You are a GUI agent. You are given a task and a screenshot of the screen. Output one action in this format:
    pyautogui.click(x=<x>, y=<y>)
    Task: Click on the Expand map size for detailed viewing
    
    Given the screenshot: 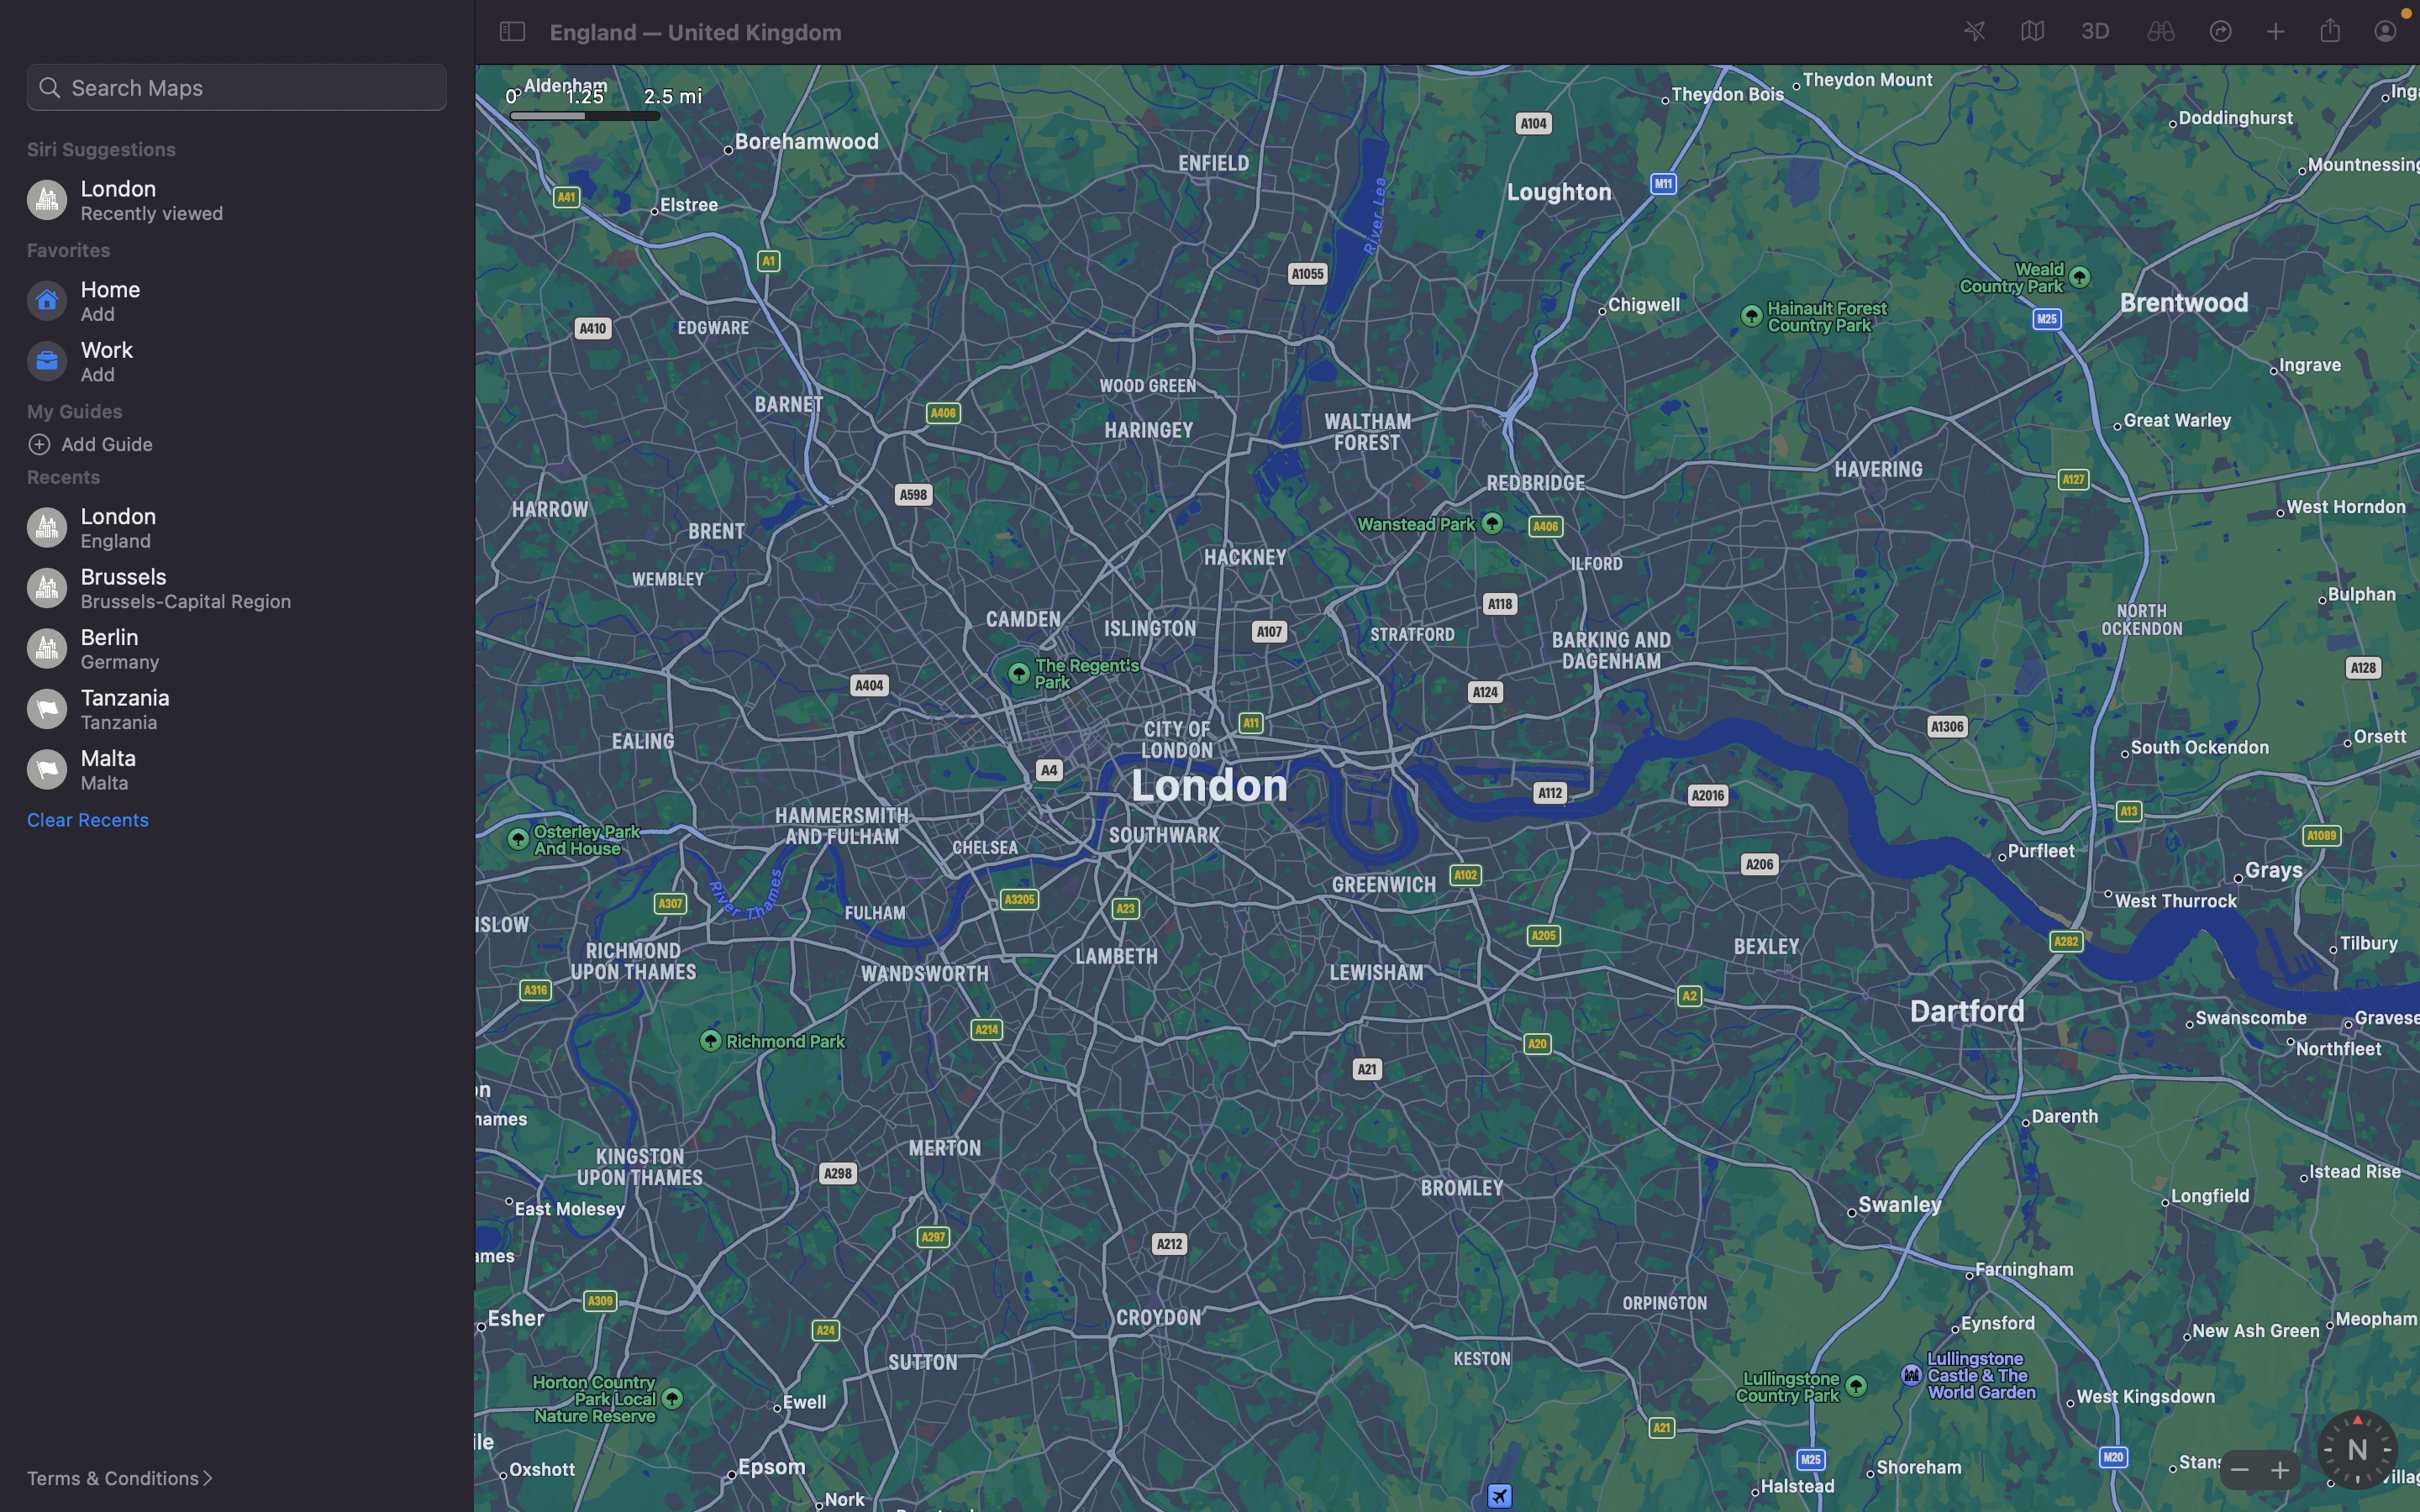 What is the action you would take?
    pyautogui.click(x=2275, y=1468)
    